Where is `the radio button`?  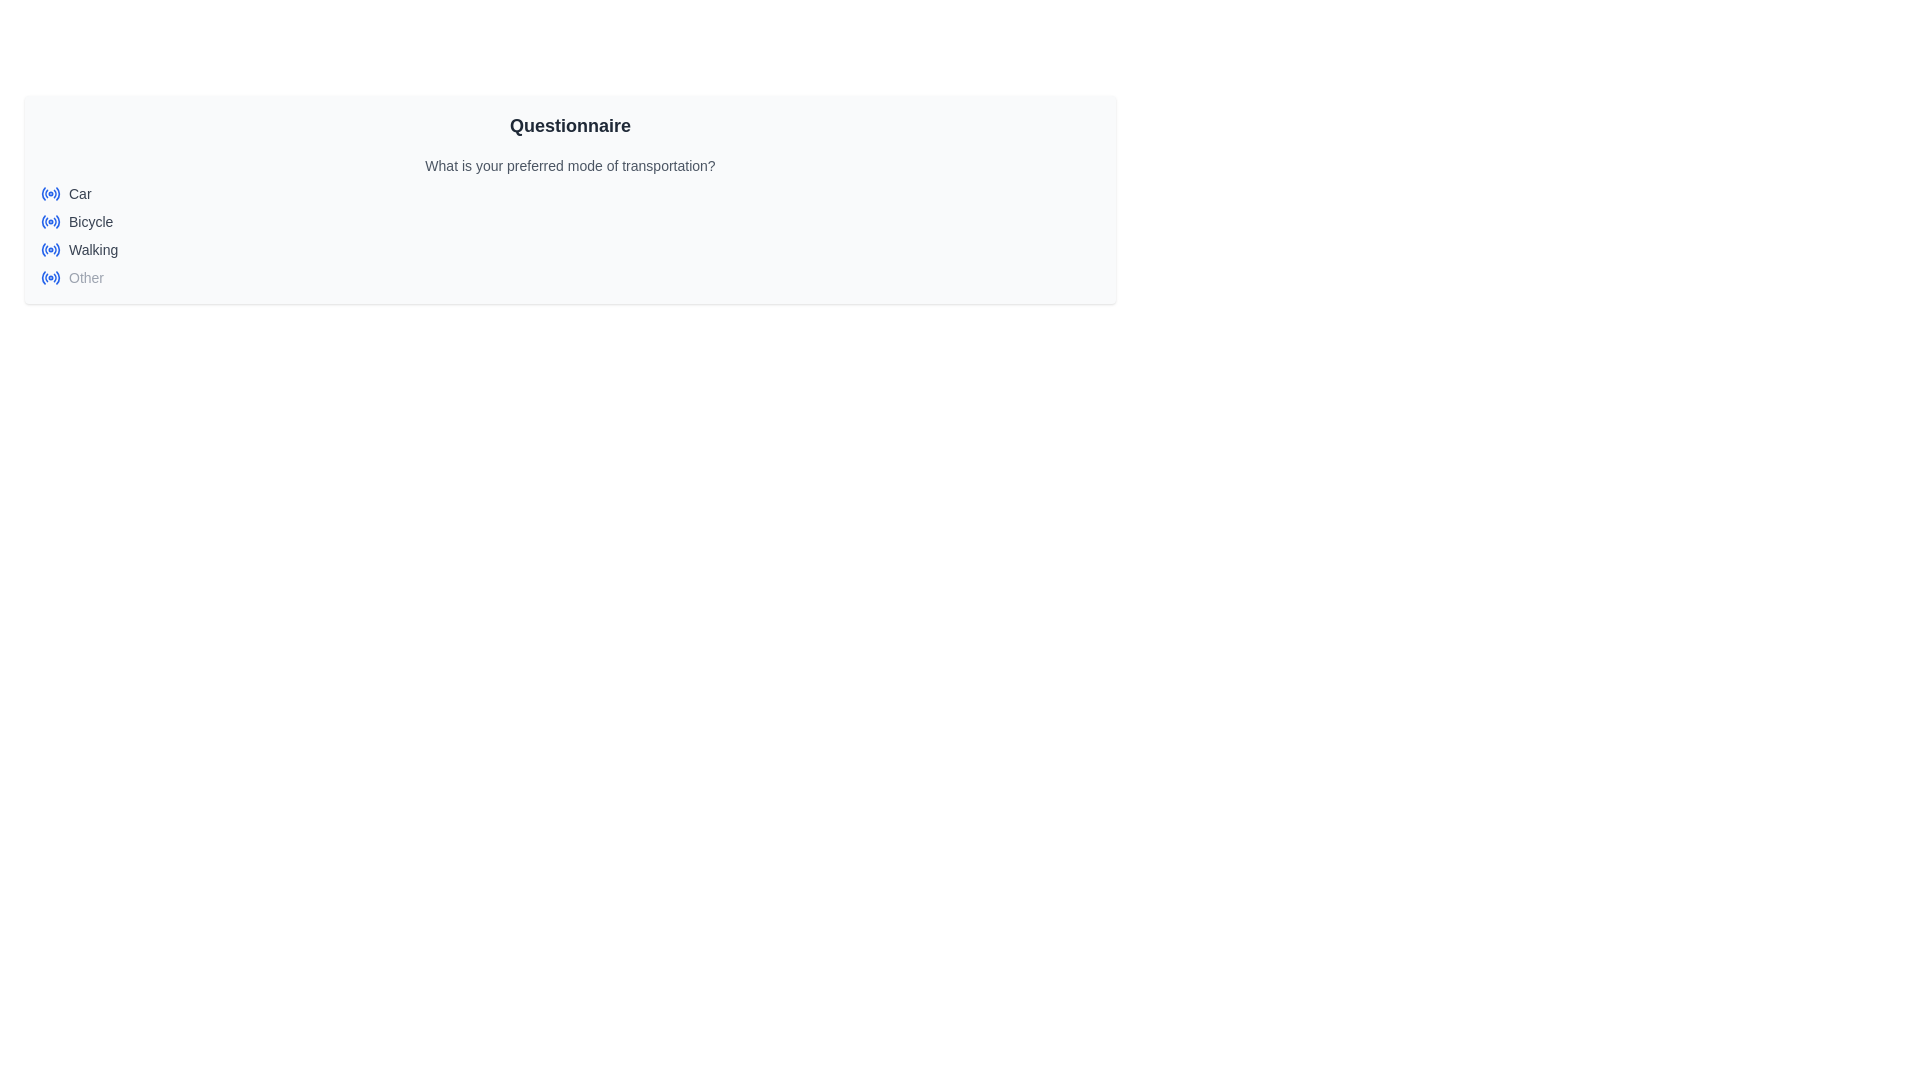
the radio button is located at coordinates (51, 249).